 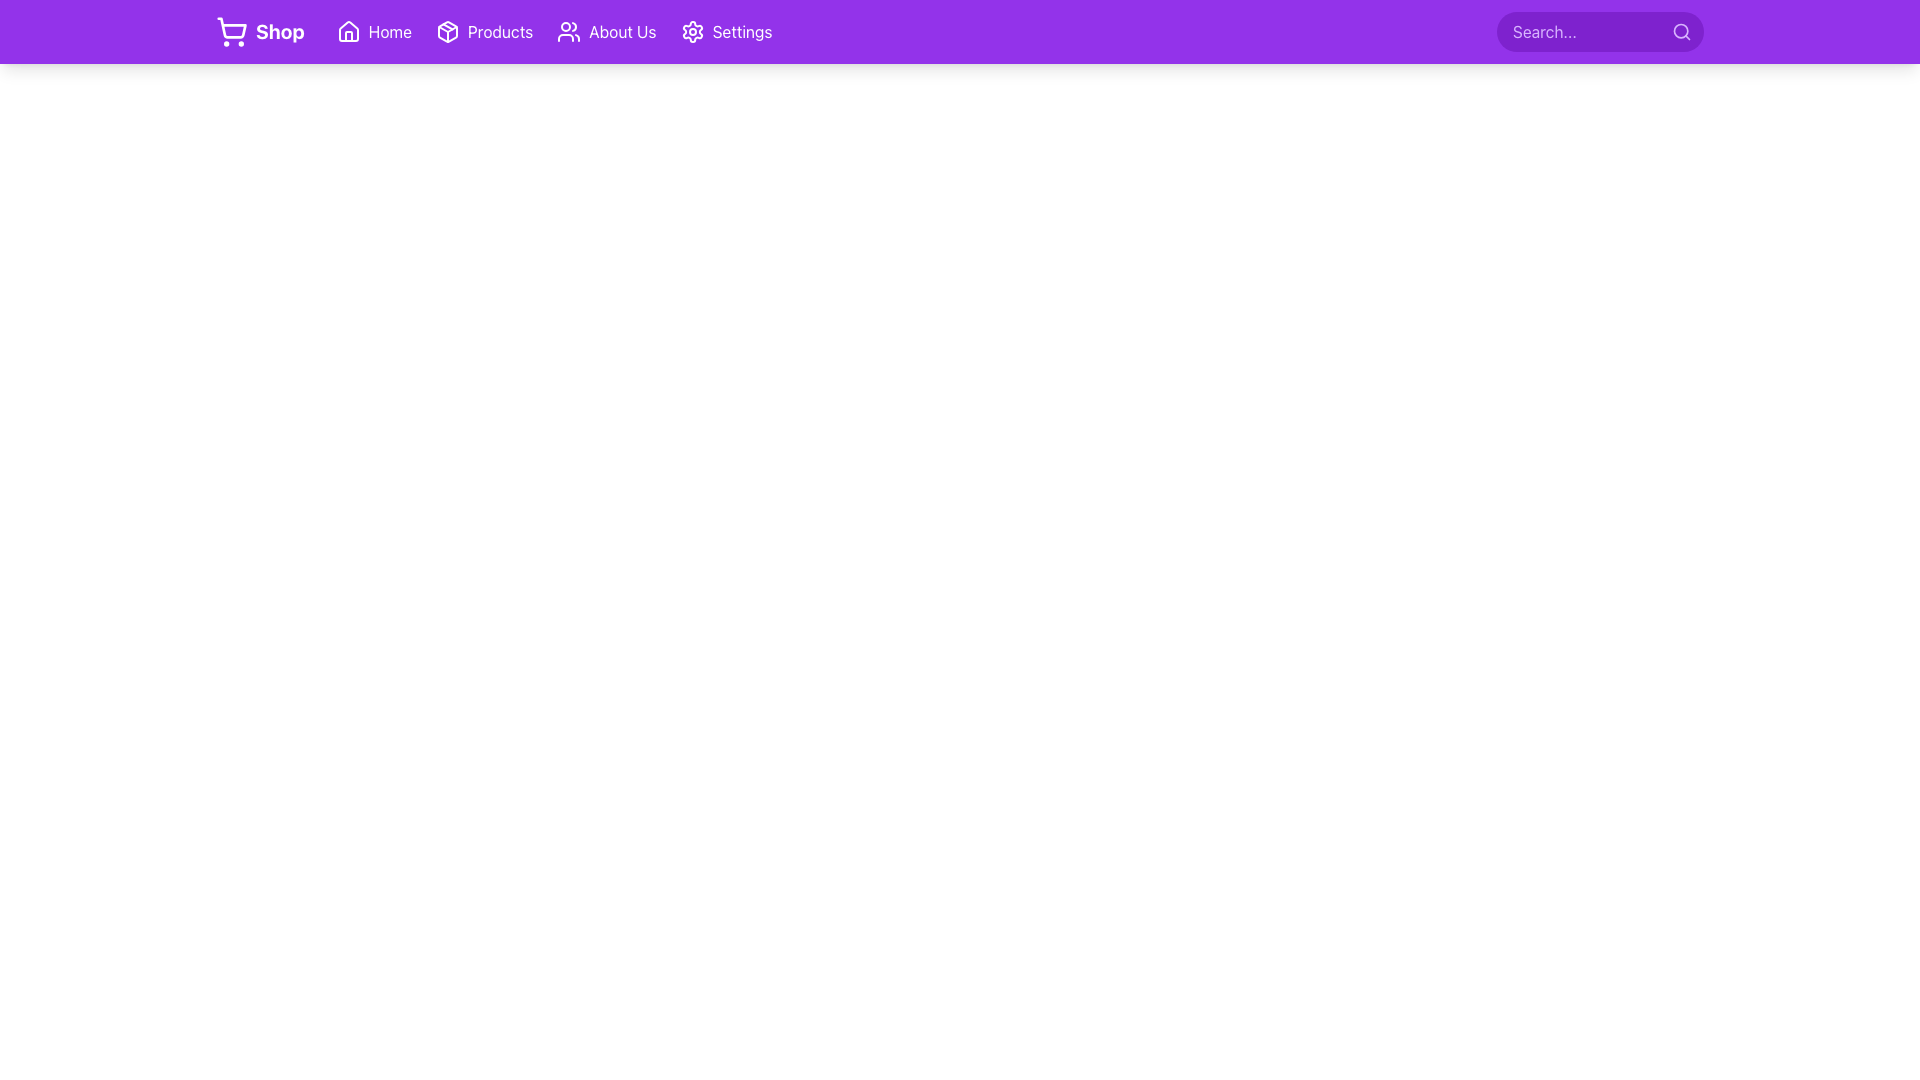 I want to click on the 'Shop' button, which is a horizontally-aligned section with a shopping cart icon and bold text on a purple background, so click(x=259, y=31).